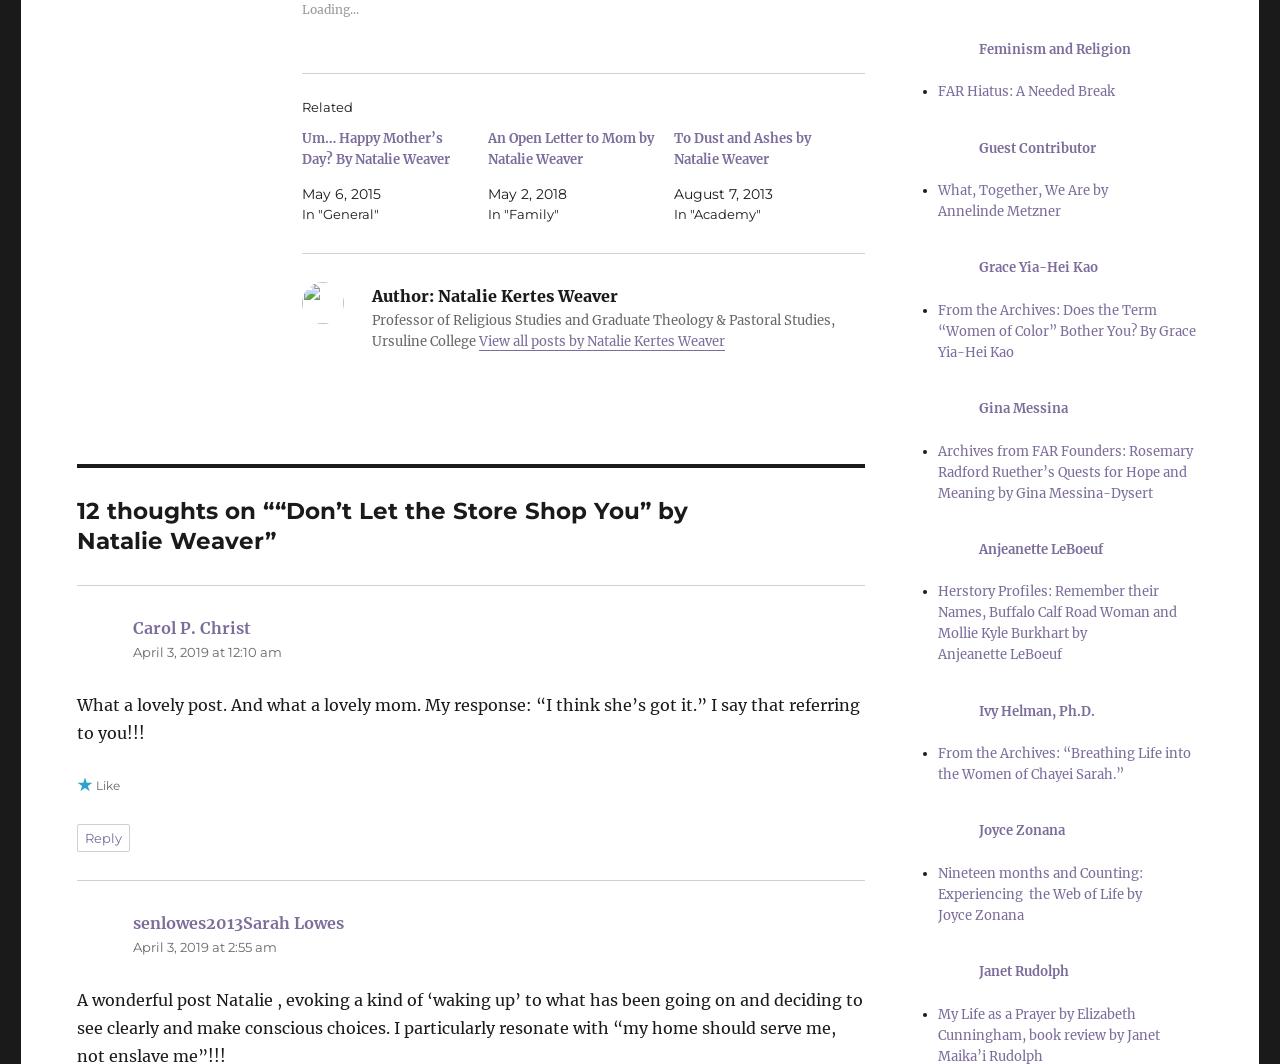  Describe the element at coordinates (1037, 710) in the screenshot. I see `'Ivy Helman, Ph.D.'` at that location.